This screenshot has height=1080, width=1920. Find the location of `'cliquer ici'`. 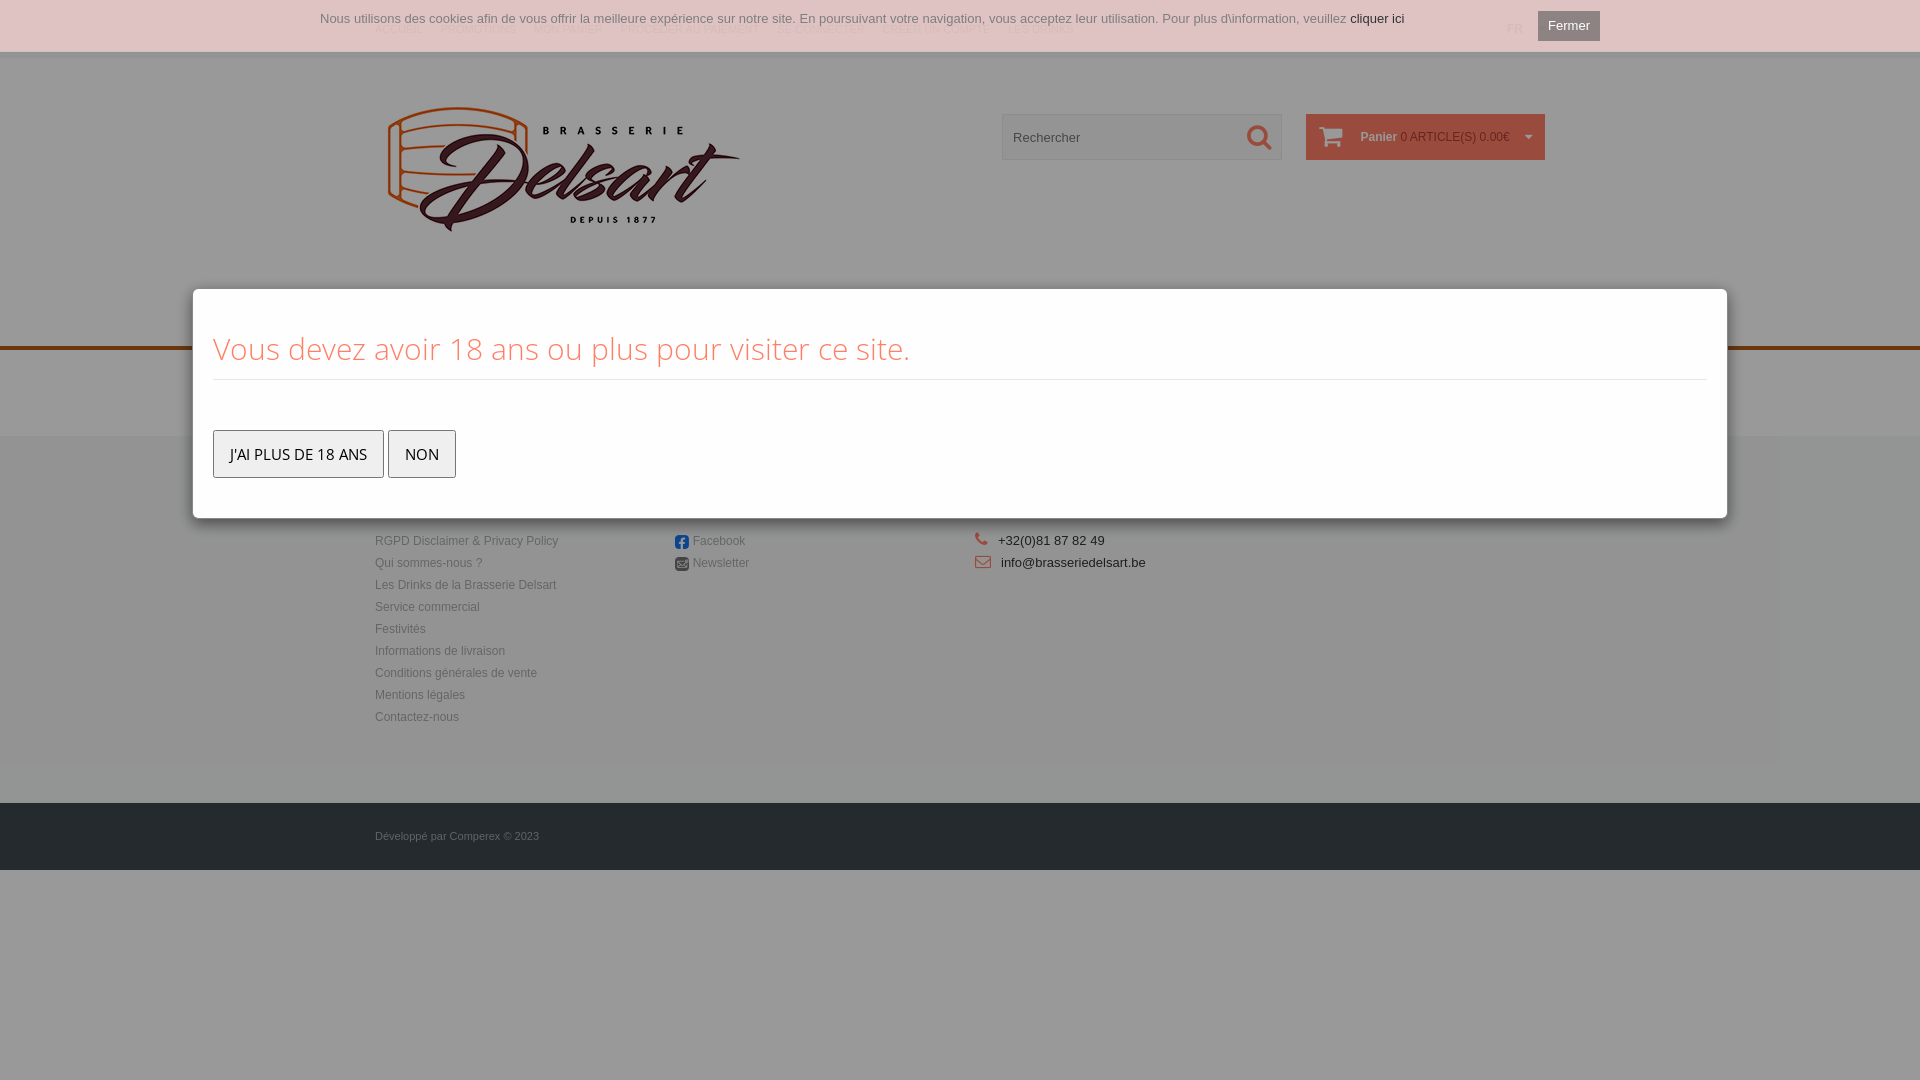

'cliquer ici' is located at coordinates (1376, 18).